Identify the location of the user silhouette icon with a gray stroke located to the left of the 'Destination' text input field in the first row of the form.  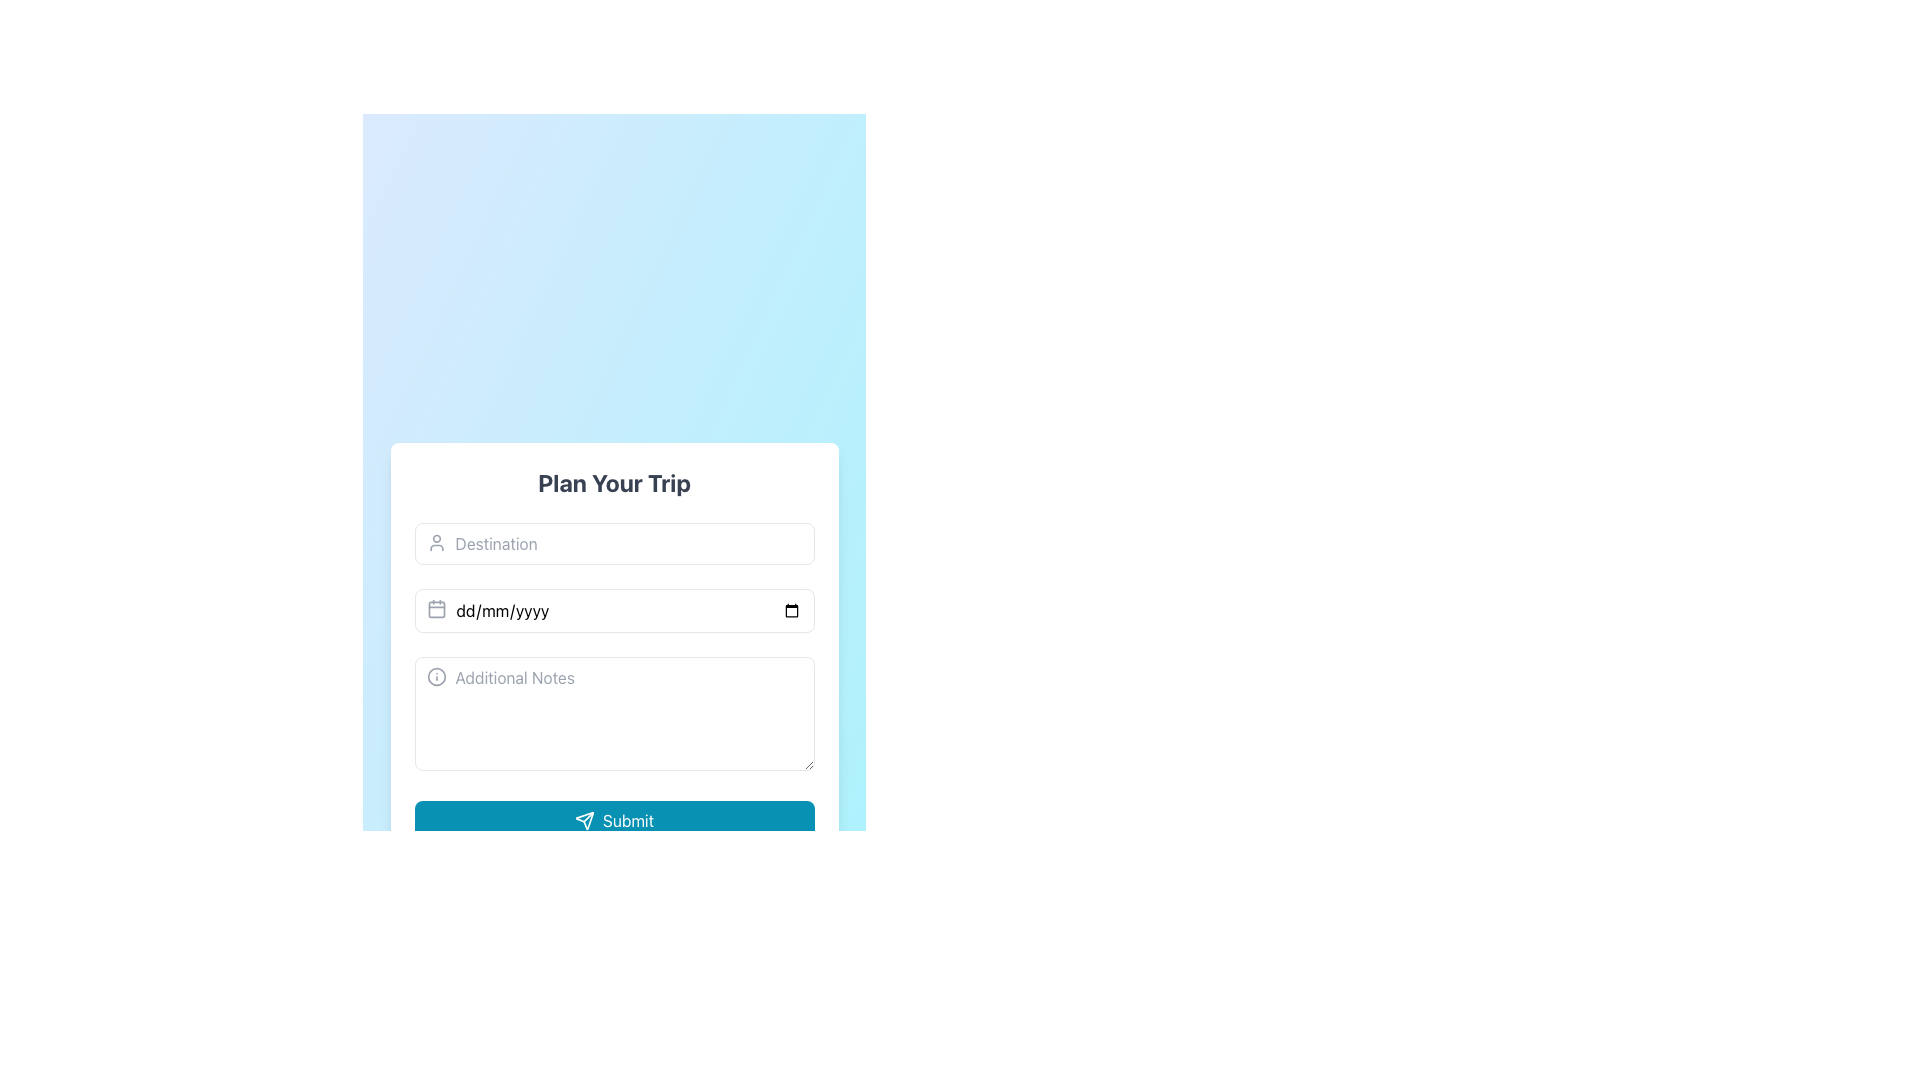
(435, 543).